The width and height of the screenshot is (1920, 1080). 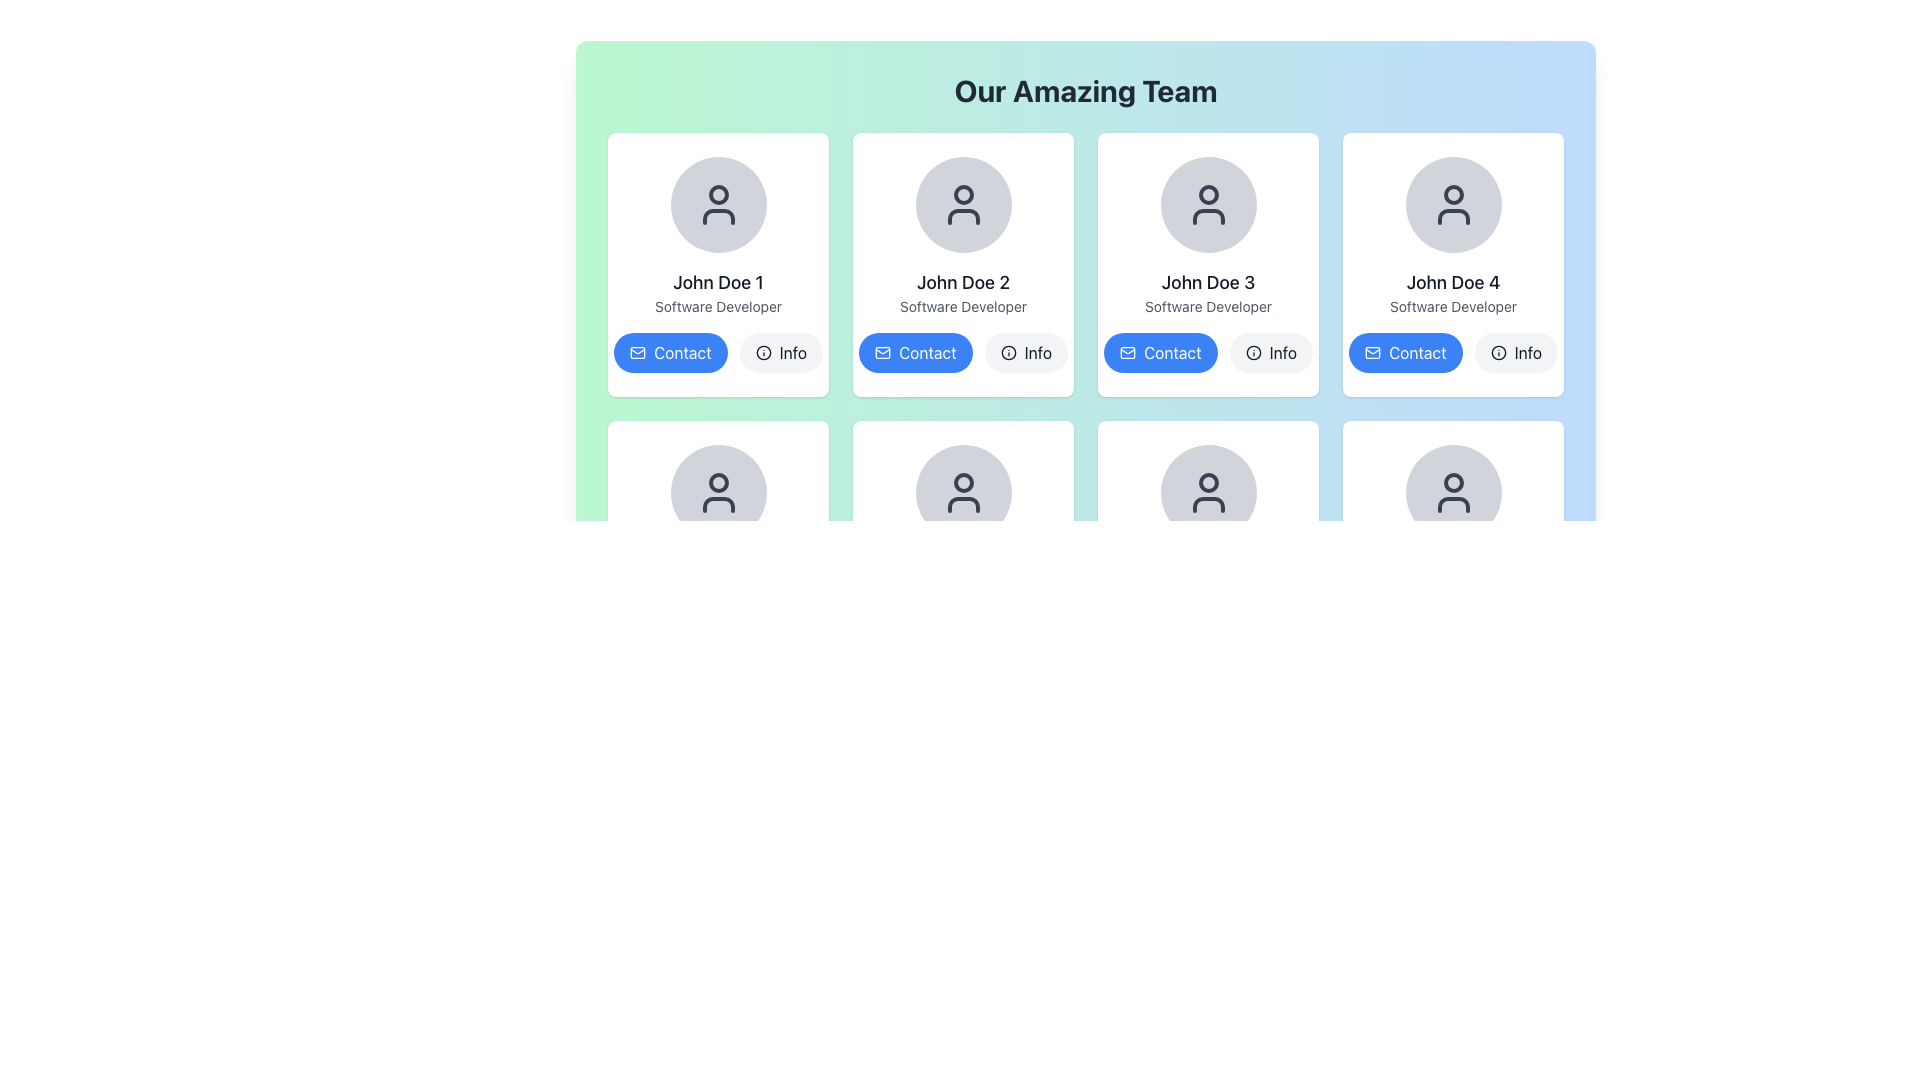 I want to click on the left button labeled for contacting the team member in the 'John Doe 2' card located in the second column of the first row to initiate contact, so click(x=914, y=352).